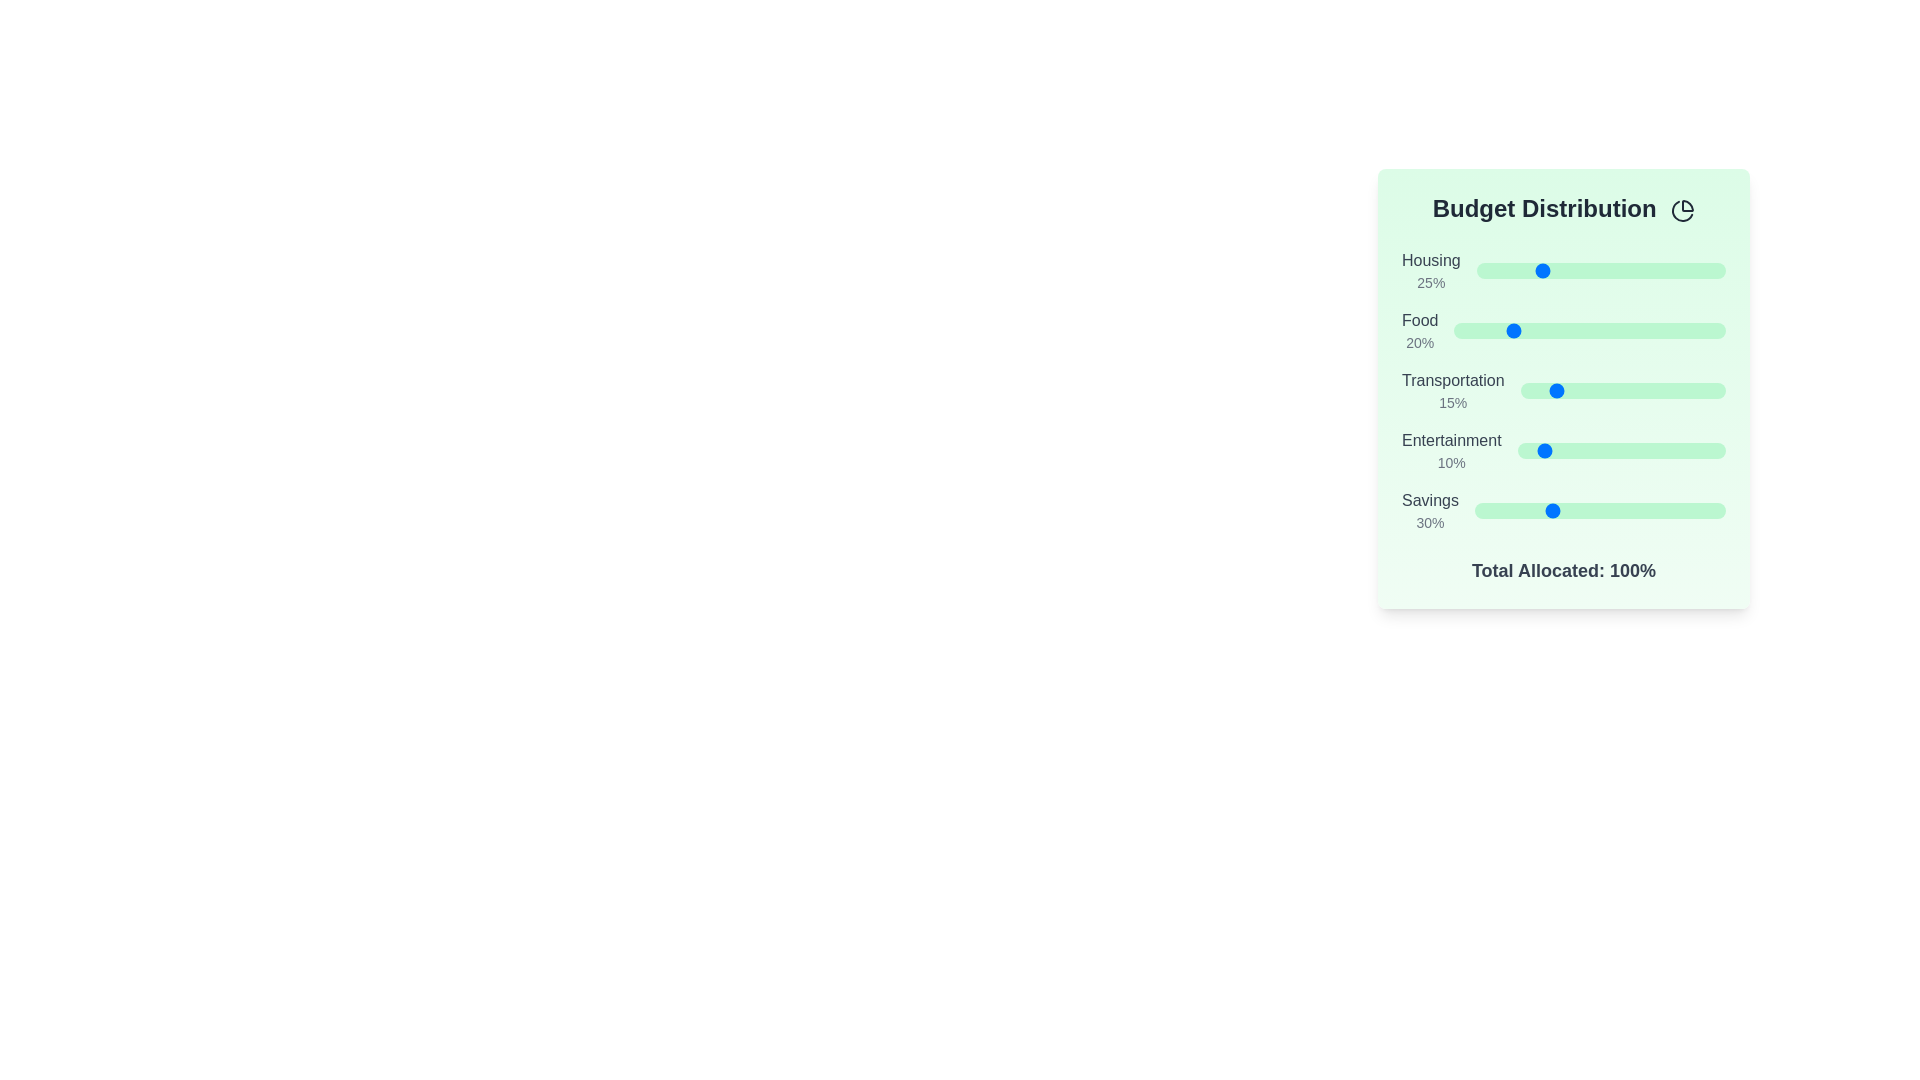 The width and height of the screenshot is (1920, 1080). I want to click on the percentage text for Food to read it more clearly, so click(1419, 342).